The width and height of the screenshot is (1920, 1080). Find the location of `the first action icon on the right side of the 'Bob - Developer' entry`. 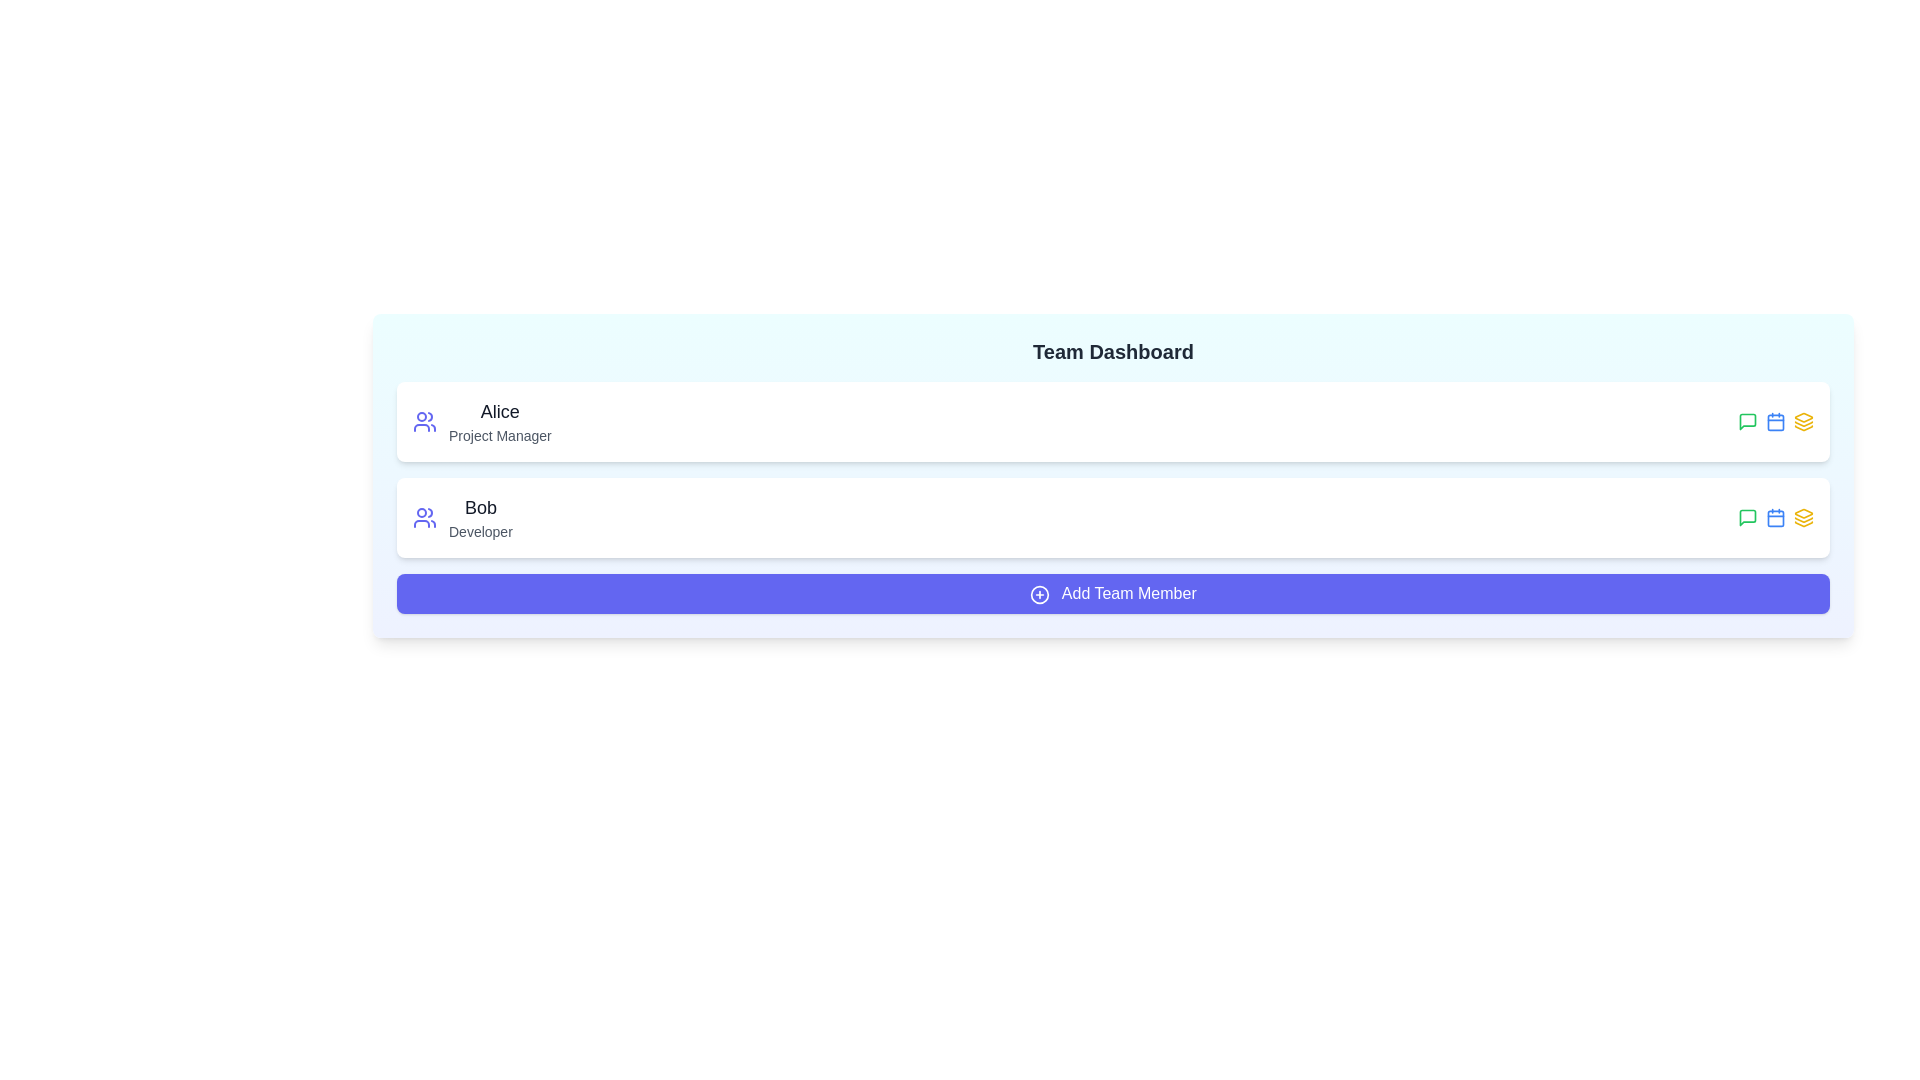

the first action icon on the right side of the 'Bob - Developer' entry is located at coordinates (1746, 420).